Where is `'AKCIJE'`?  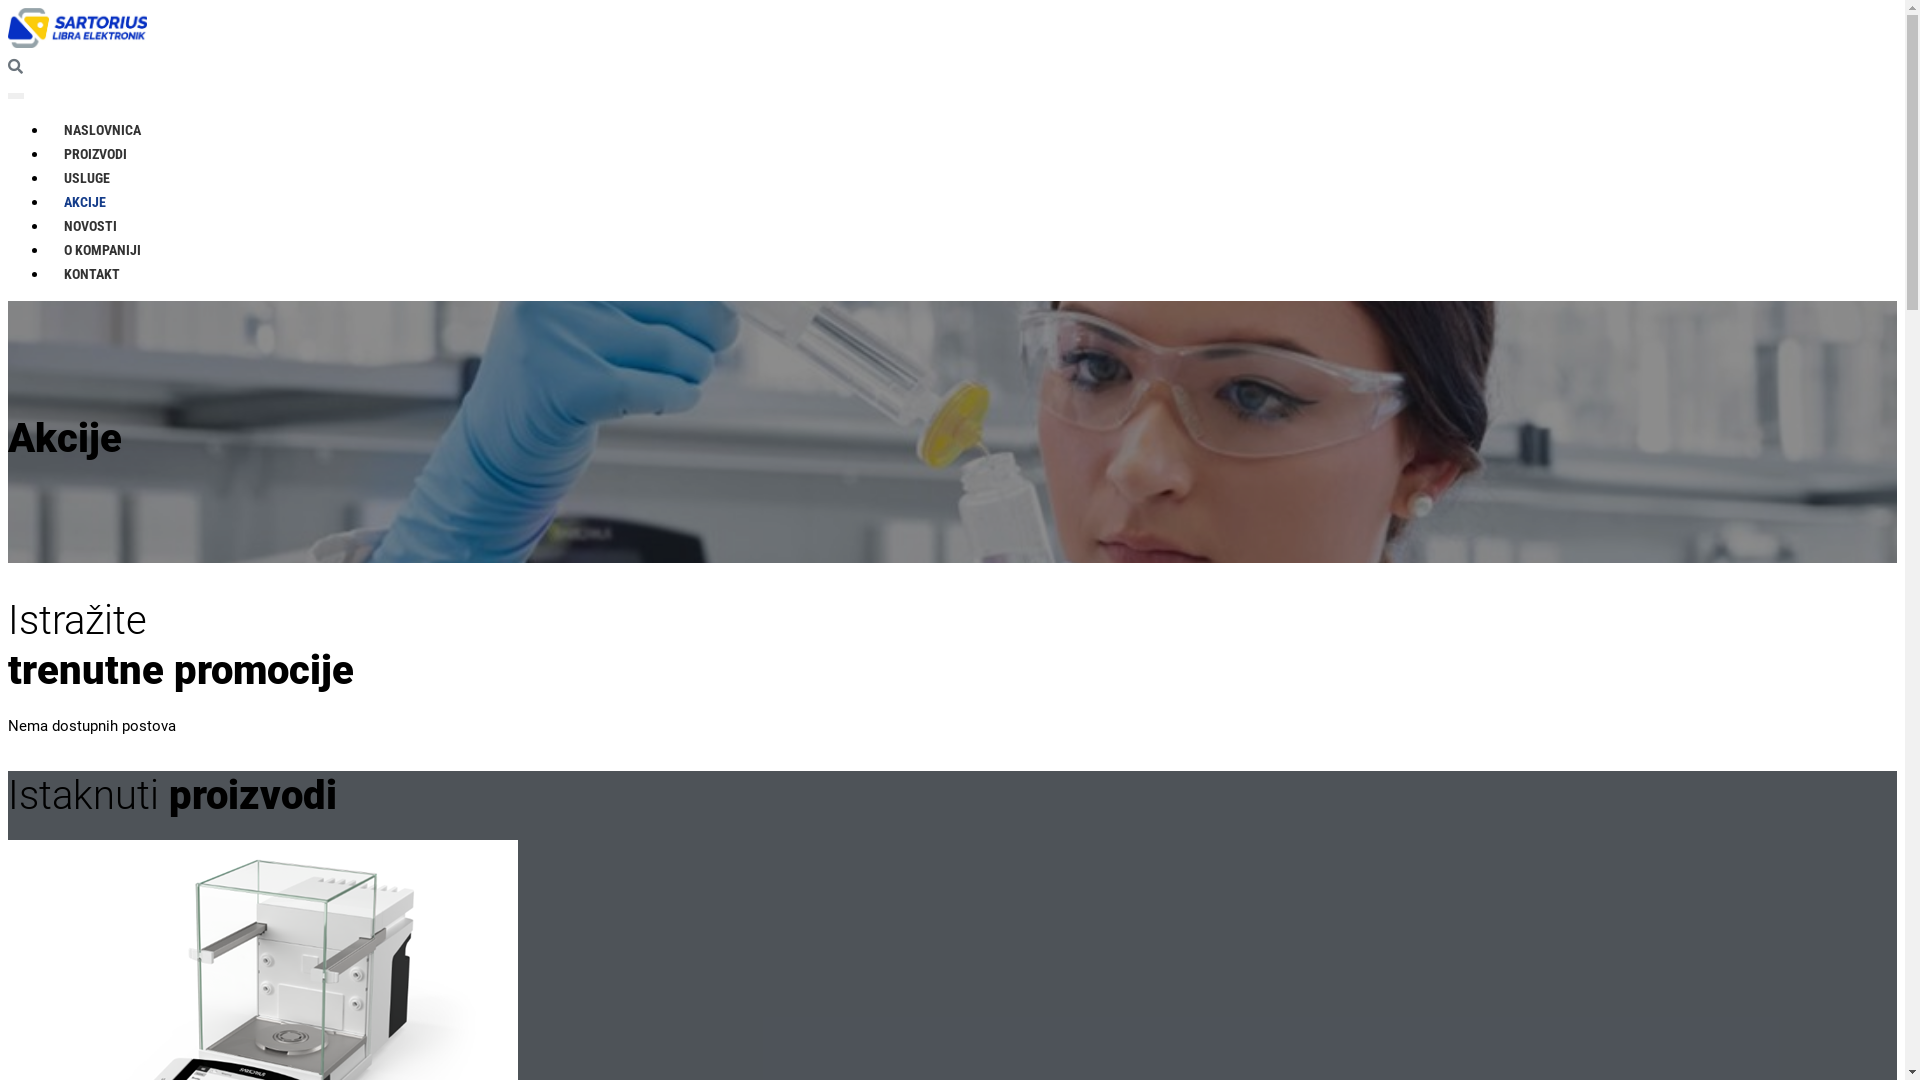
'AKCIJE' is located at coordinates (84, 201).